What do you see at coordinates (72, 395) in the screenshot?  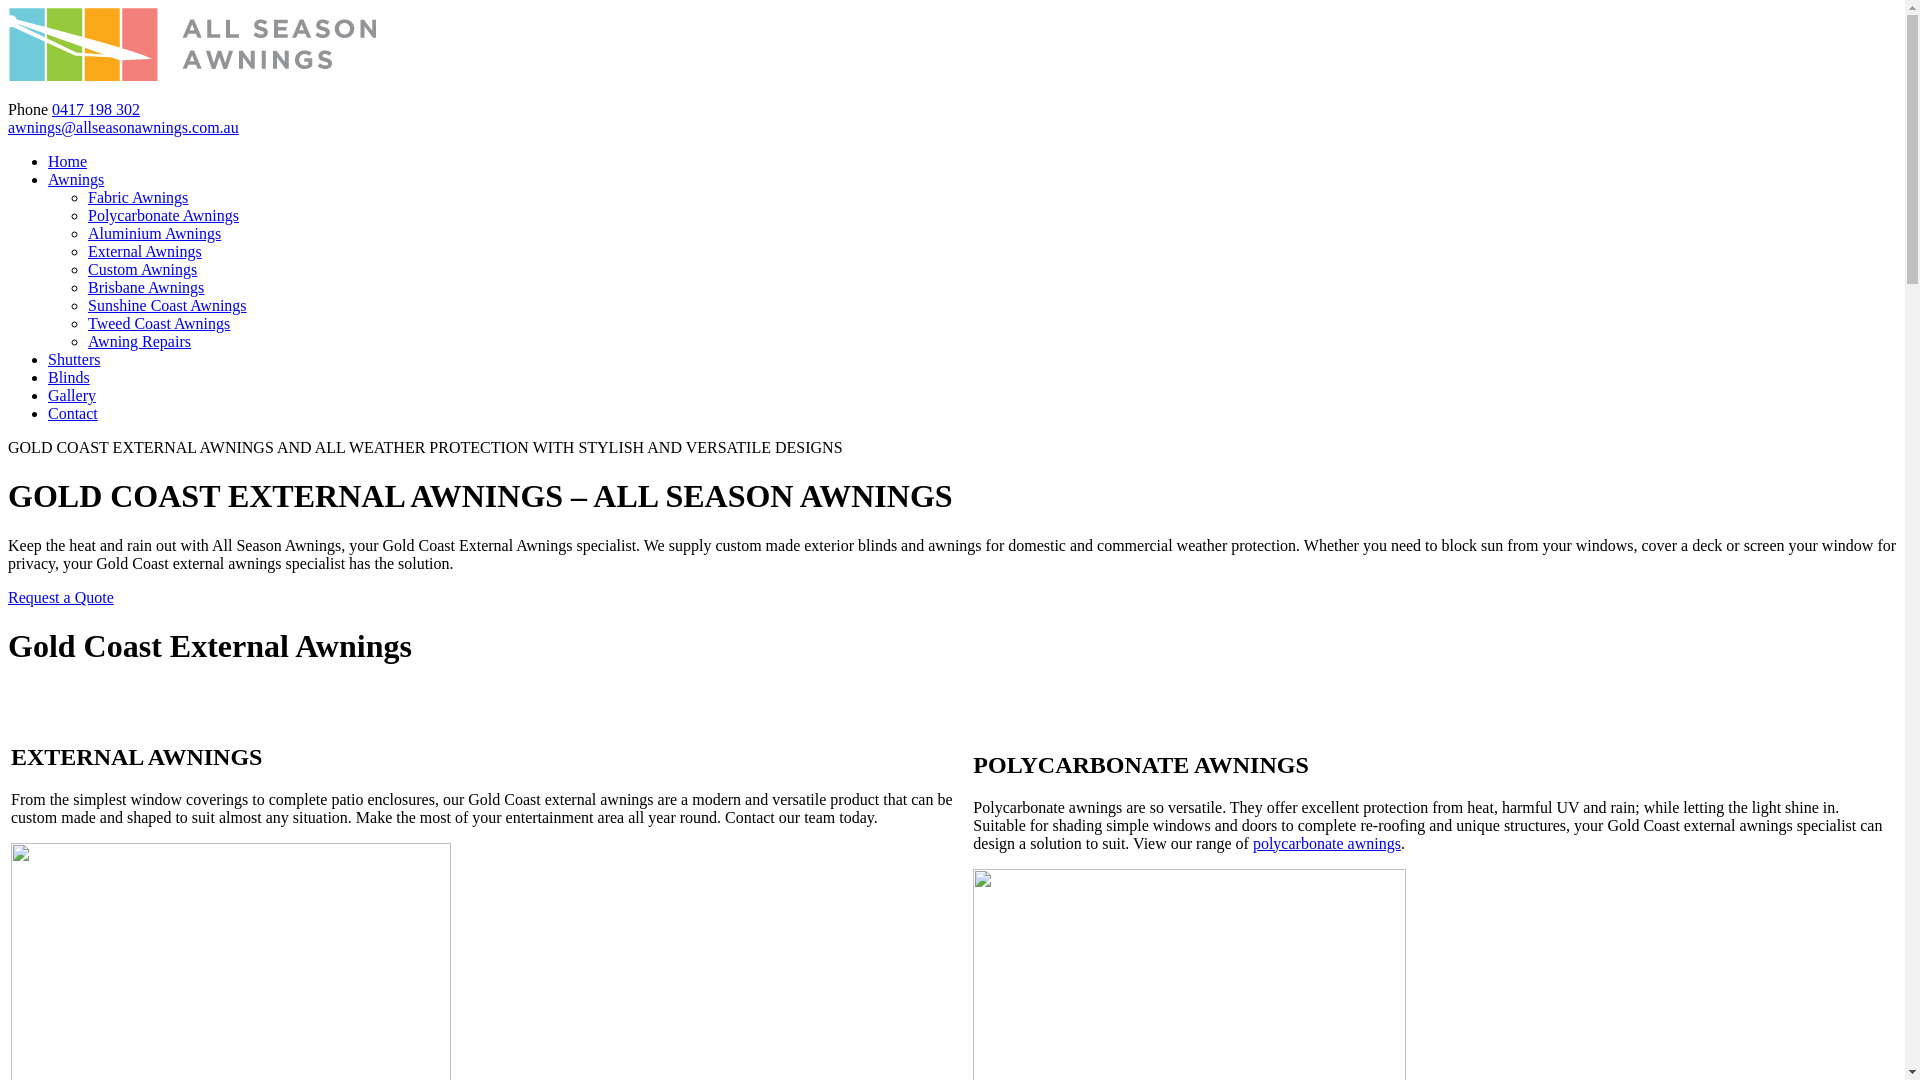 I see `'Gallery'` at bounding box center [72, 395].